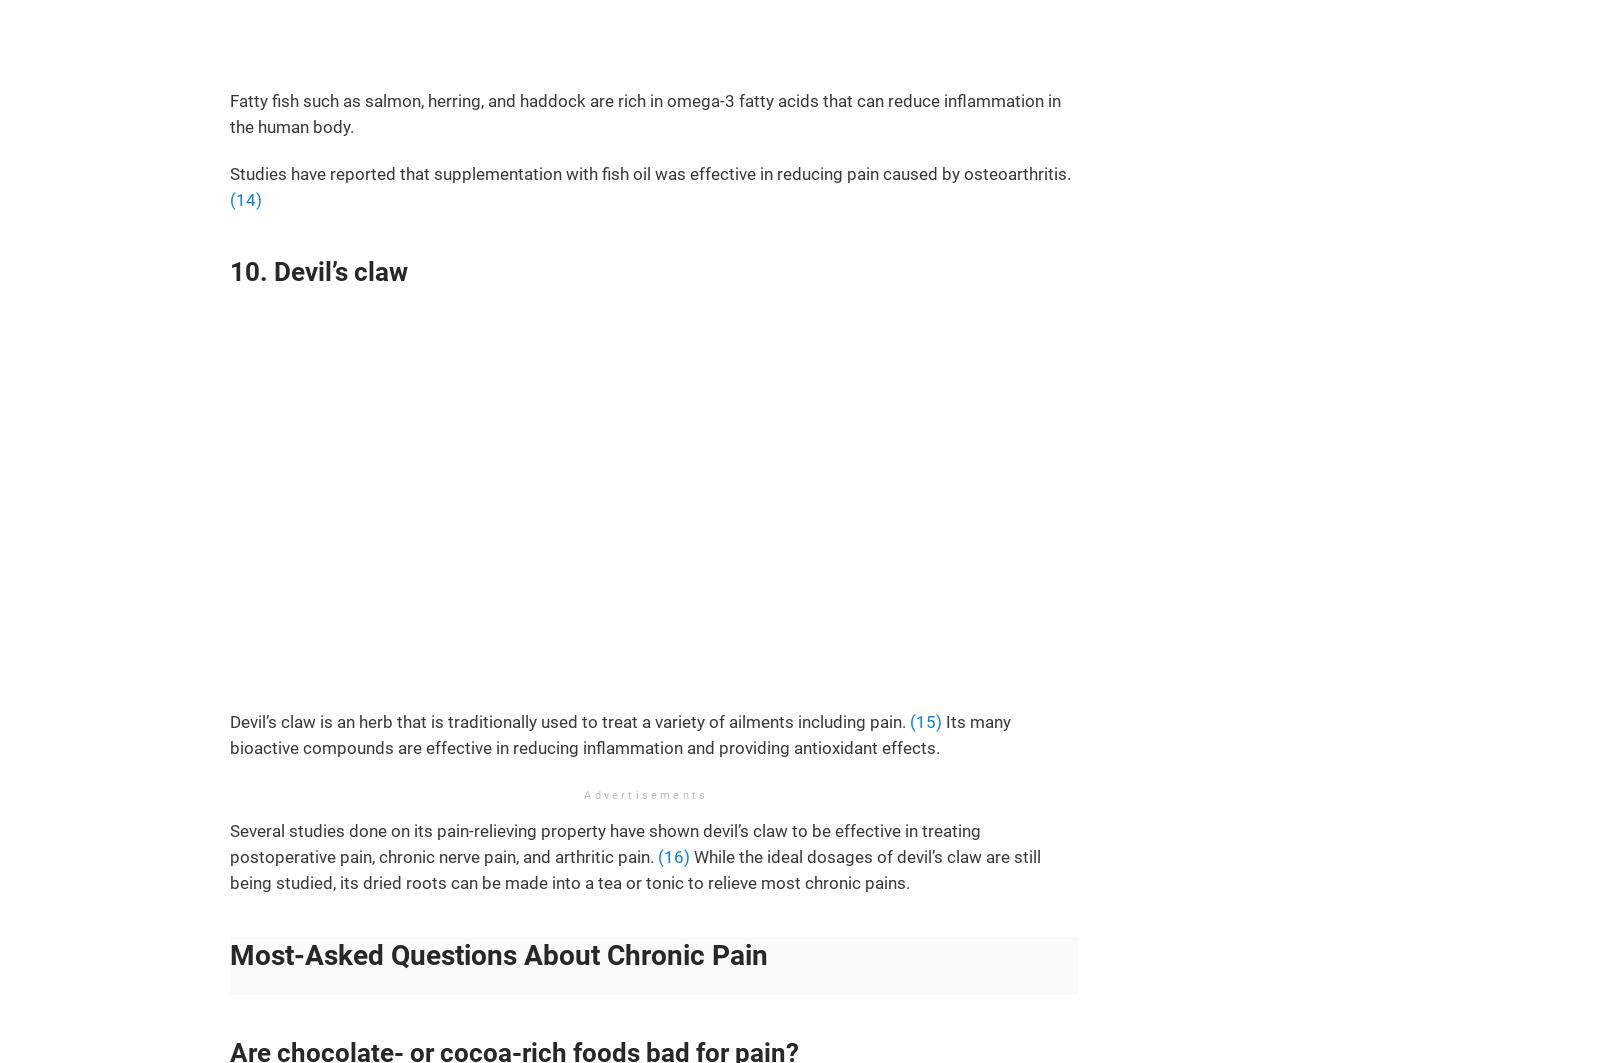  Describe the element at coordinates (620, 734) in the screenshot. I see `'Its many bioactive compounds are effective in reducing inflammation and providing antioxidant effects.'` at that location.